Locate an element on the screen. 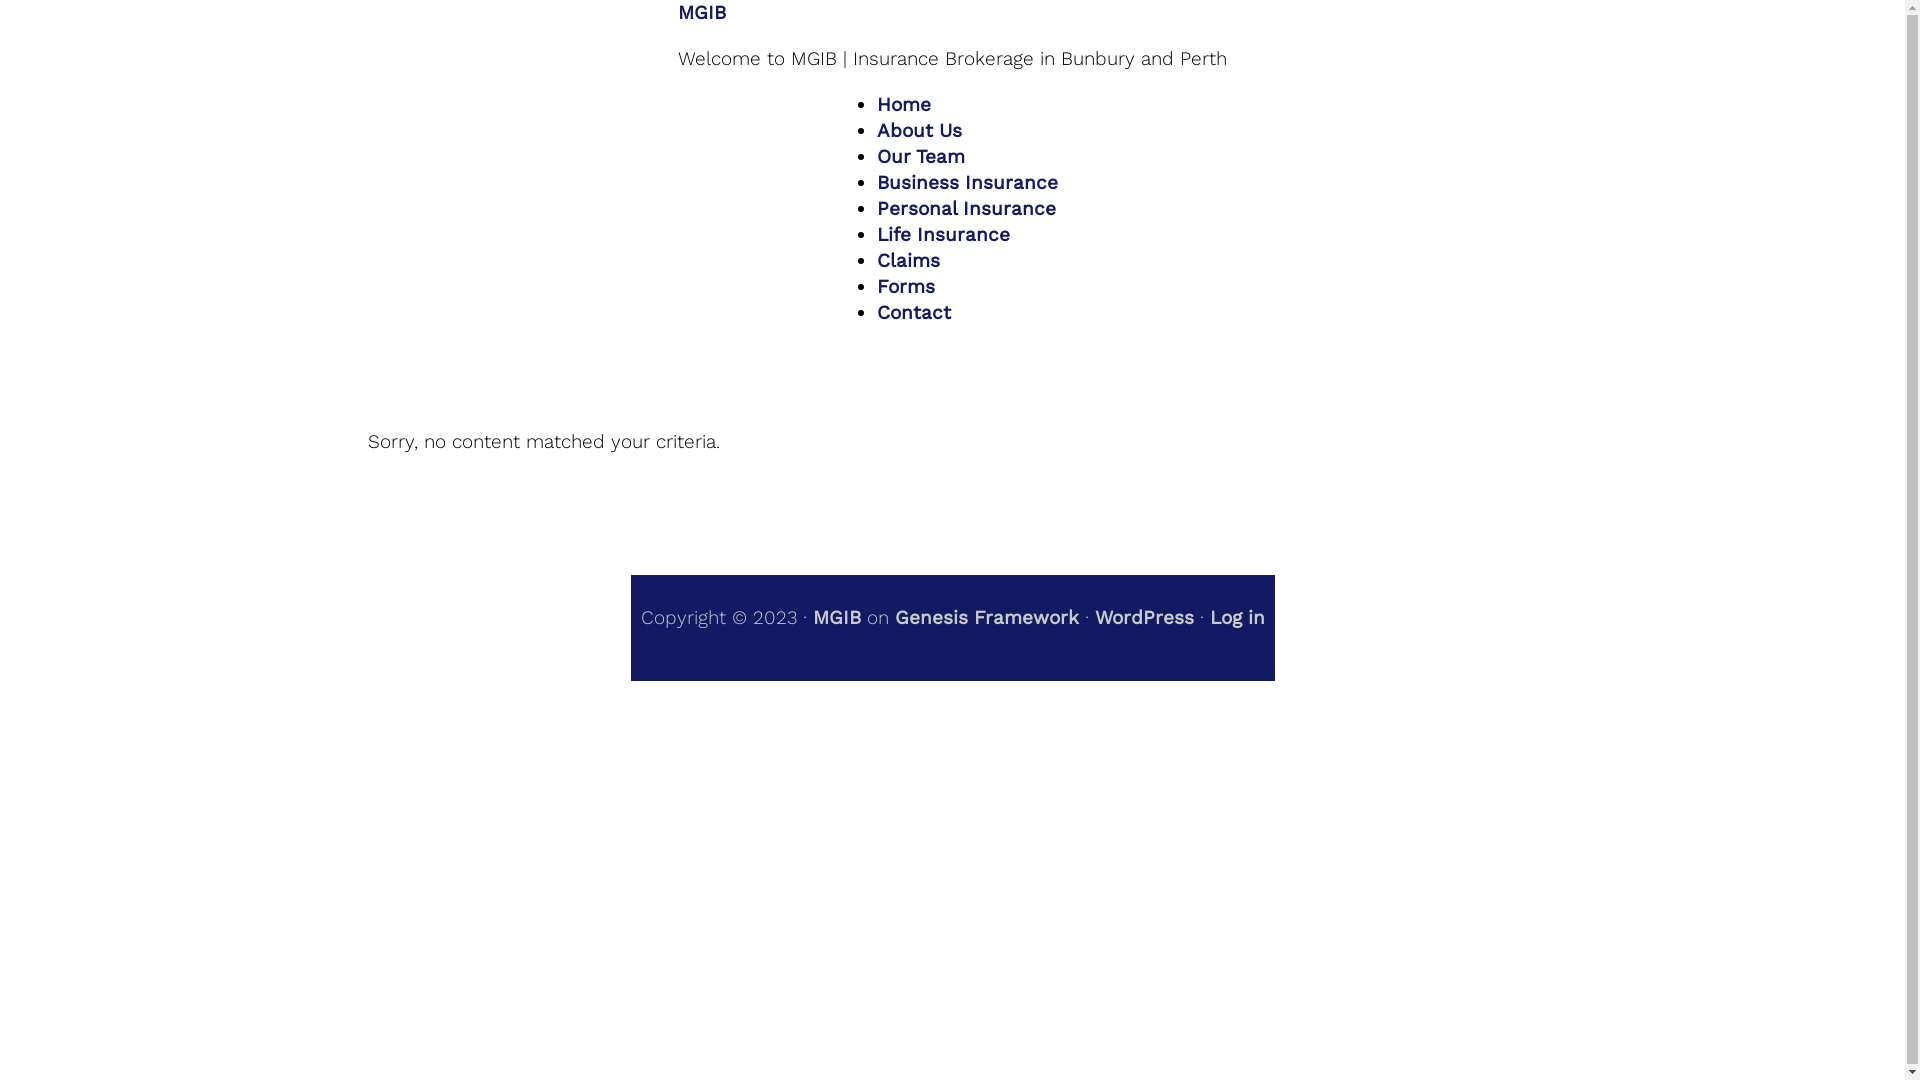  'MGIB' is located at coordinates (835, 616).